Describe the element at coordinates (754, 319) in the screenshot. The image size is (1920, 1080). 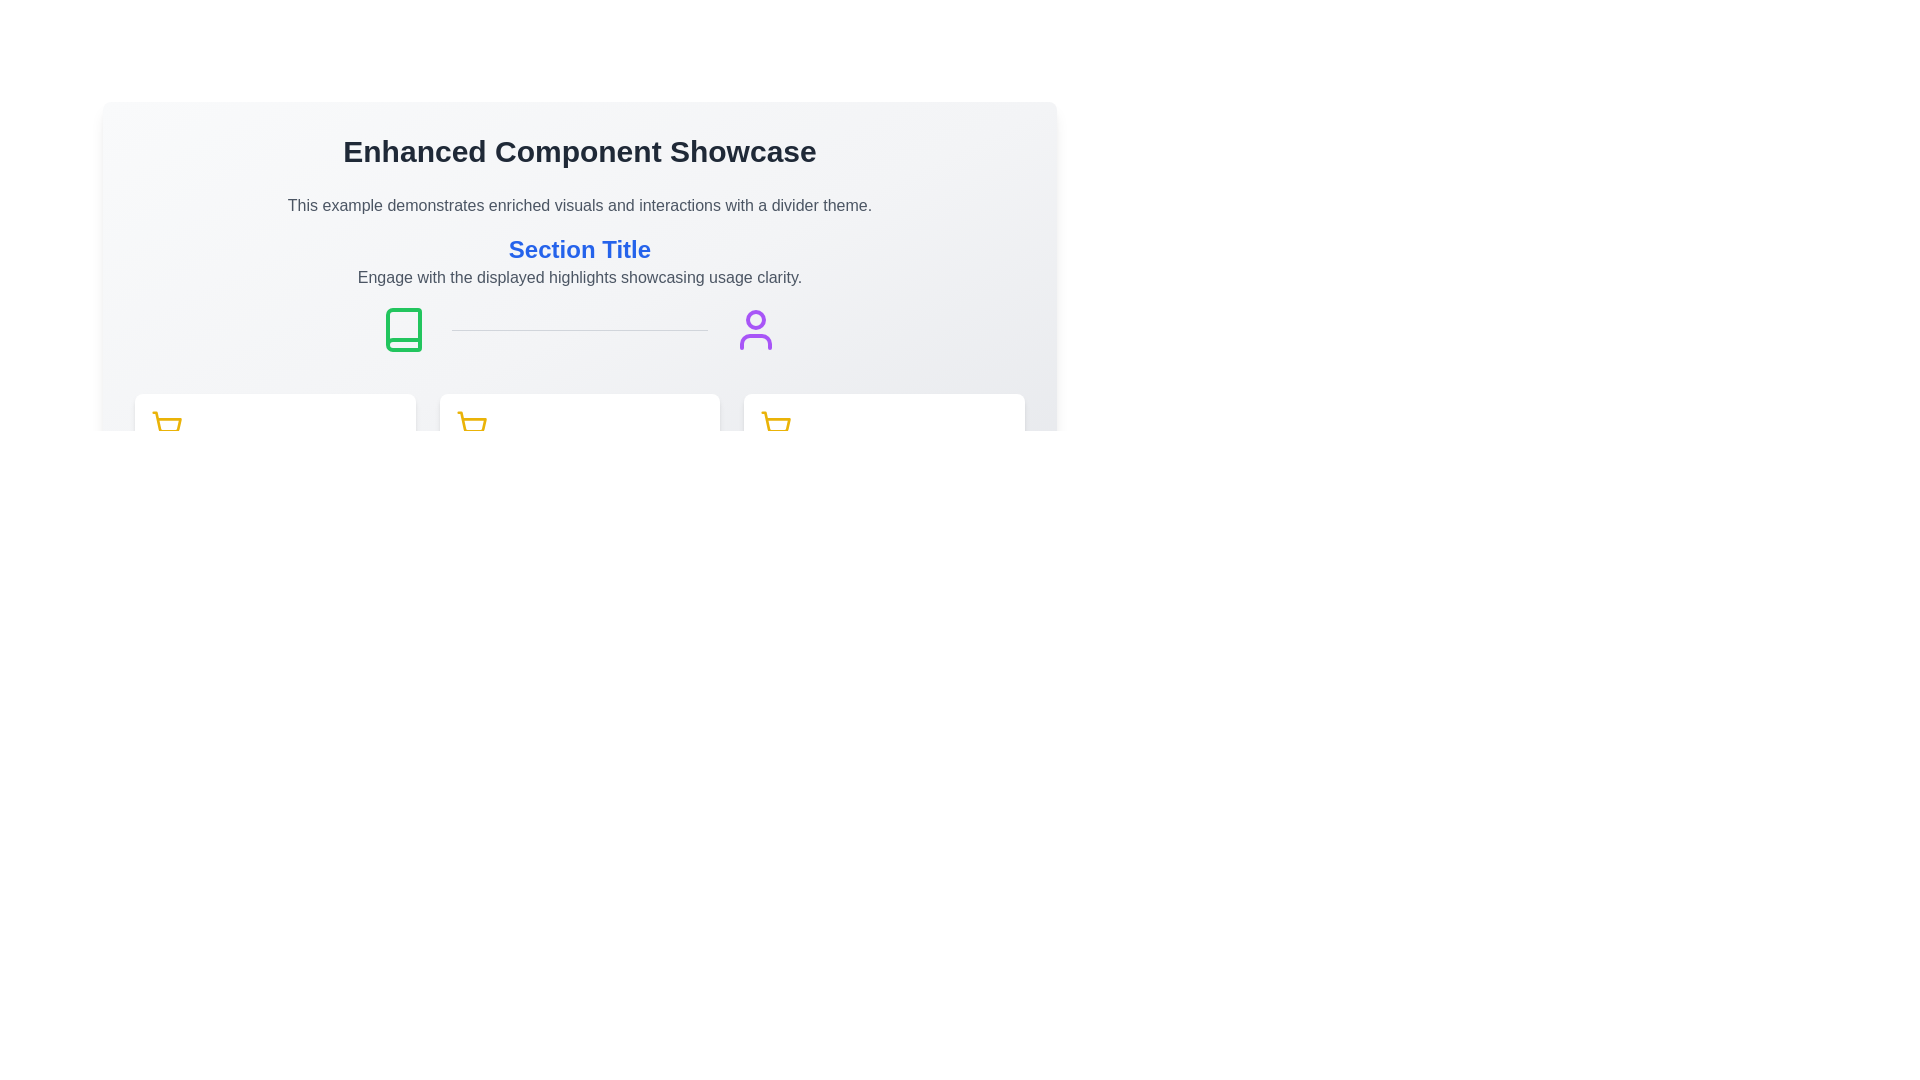
I see `the circular element of the user icon in the SVG representation located under the 'Enhanced Component Showcase' heading` at that location.